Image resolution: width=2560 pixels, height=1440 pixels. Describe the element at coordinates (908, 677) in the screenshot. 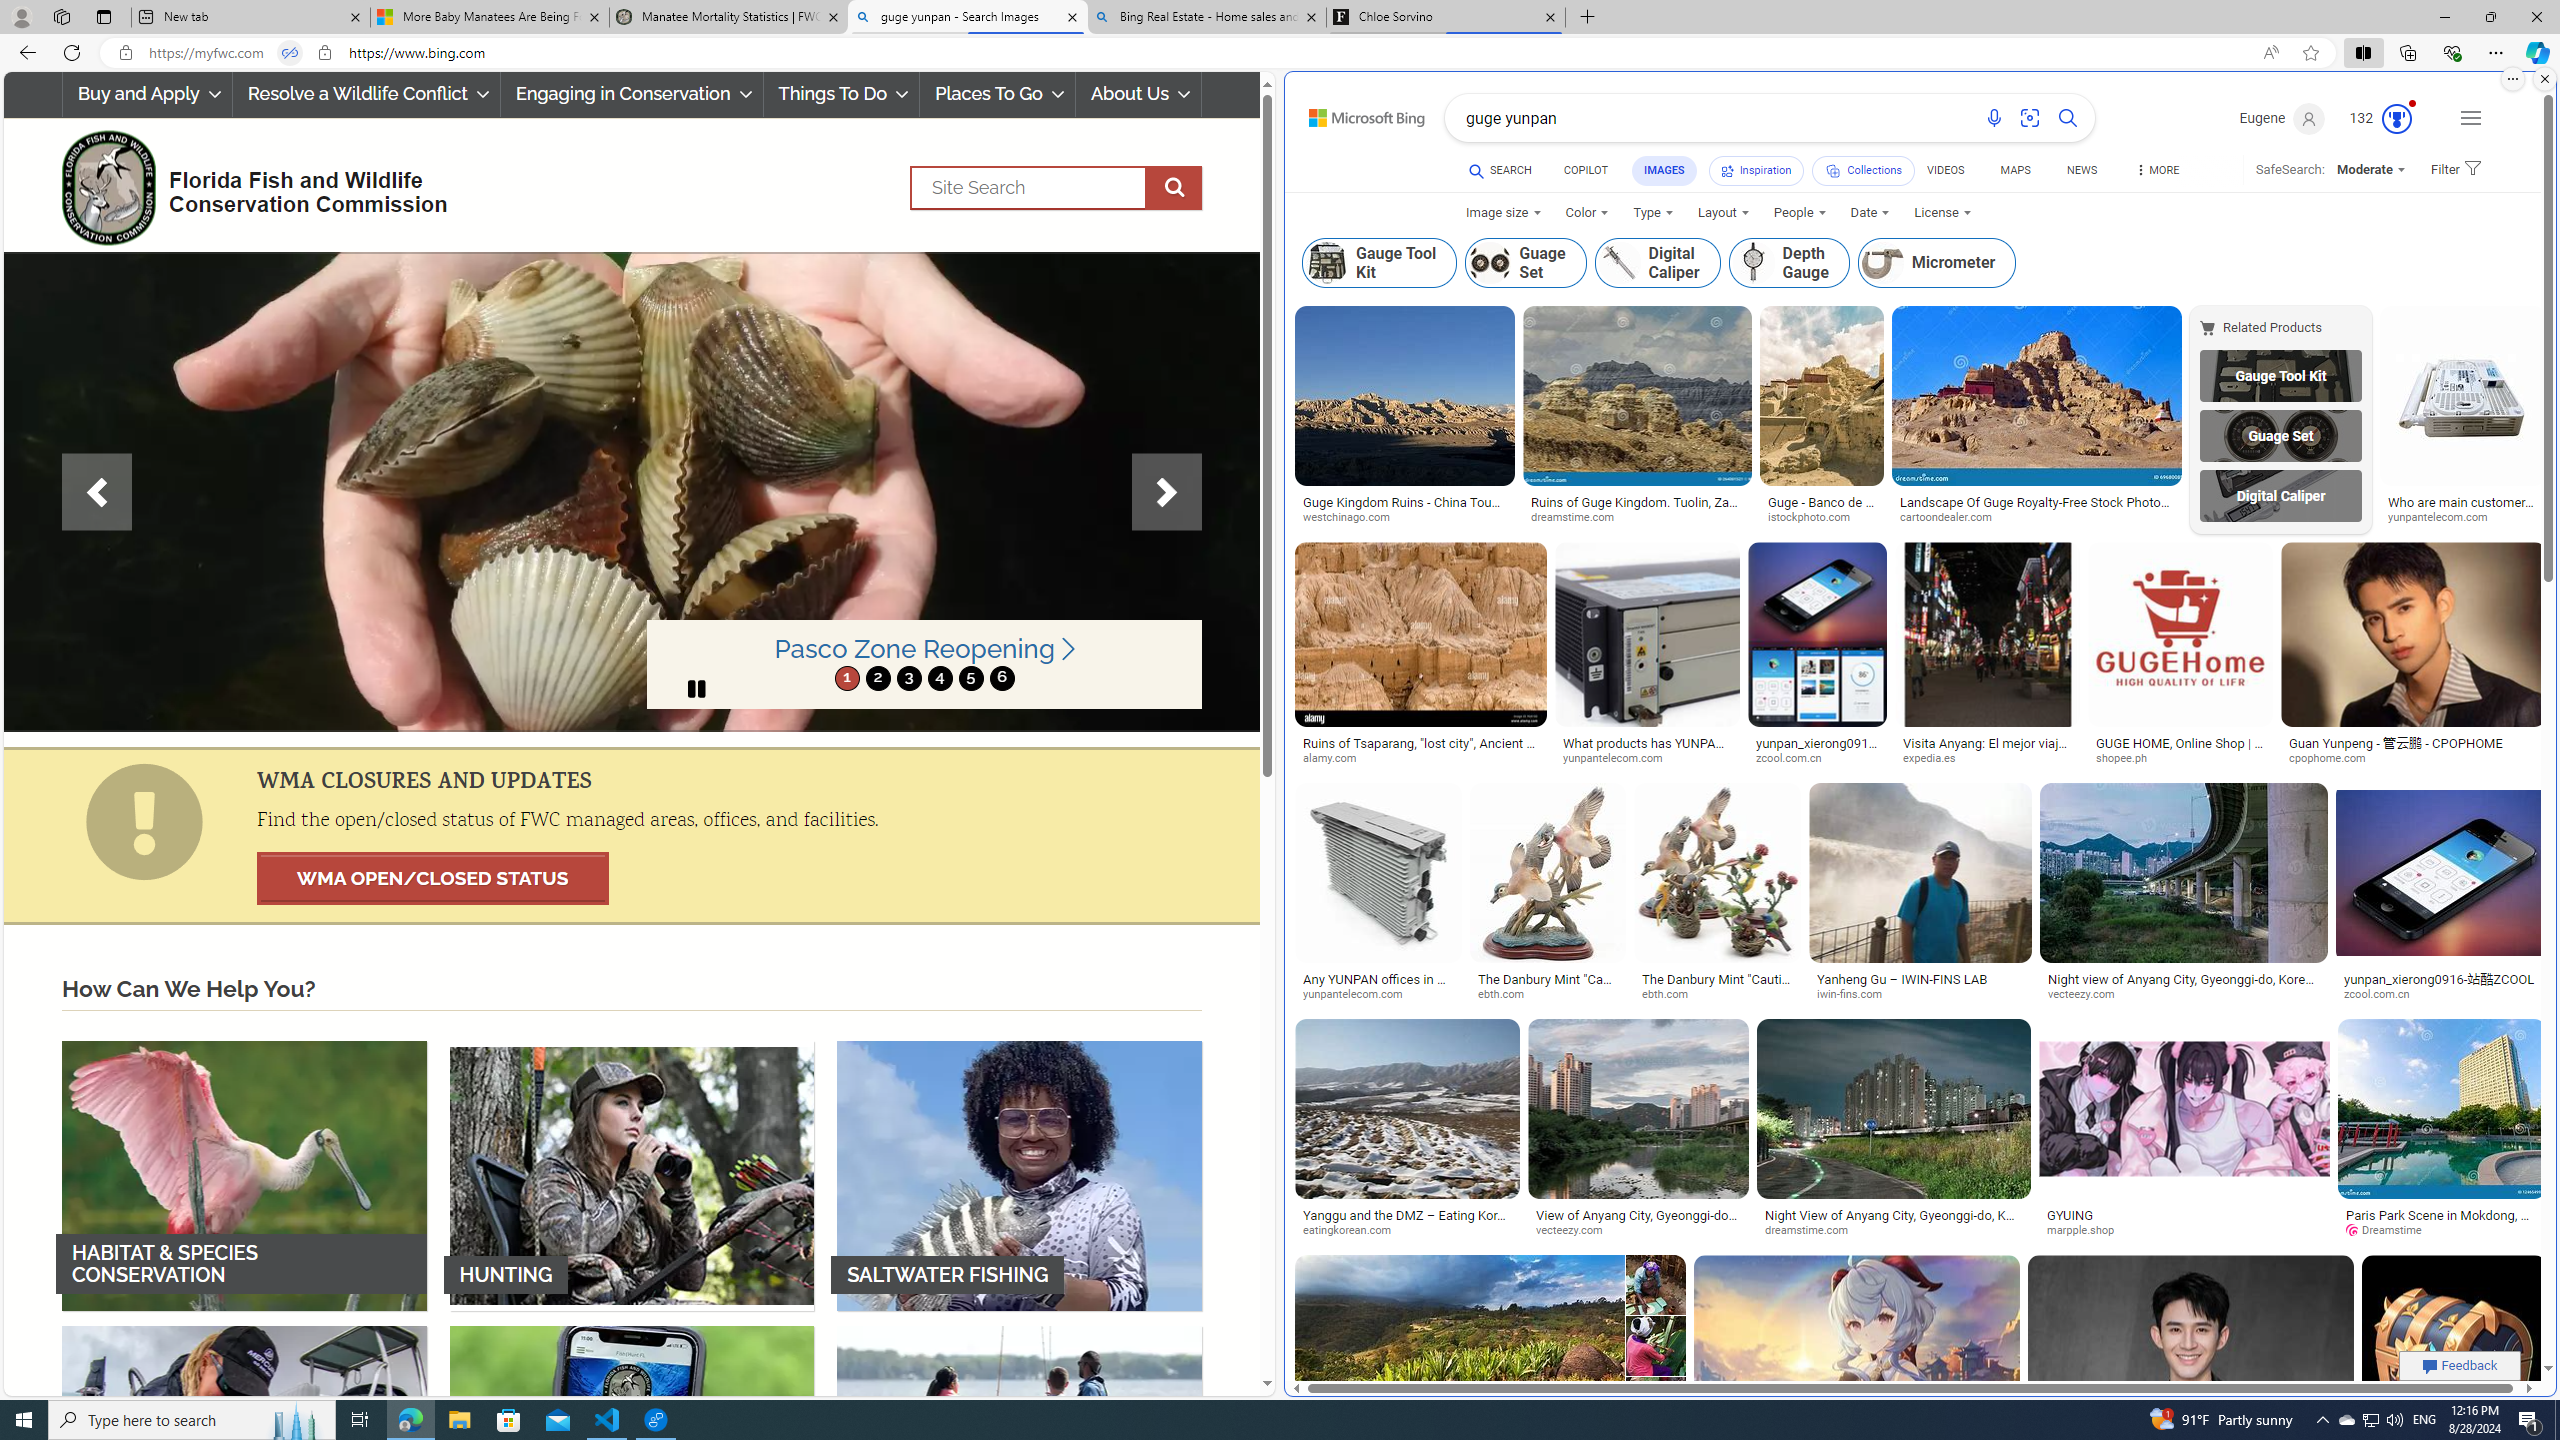

I see `'3'` at that location.